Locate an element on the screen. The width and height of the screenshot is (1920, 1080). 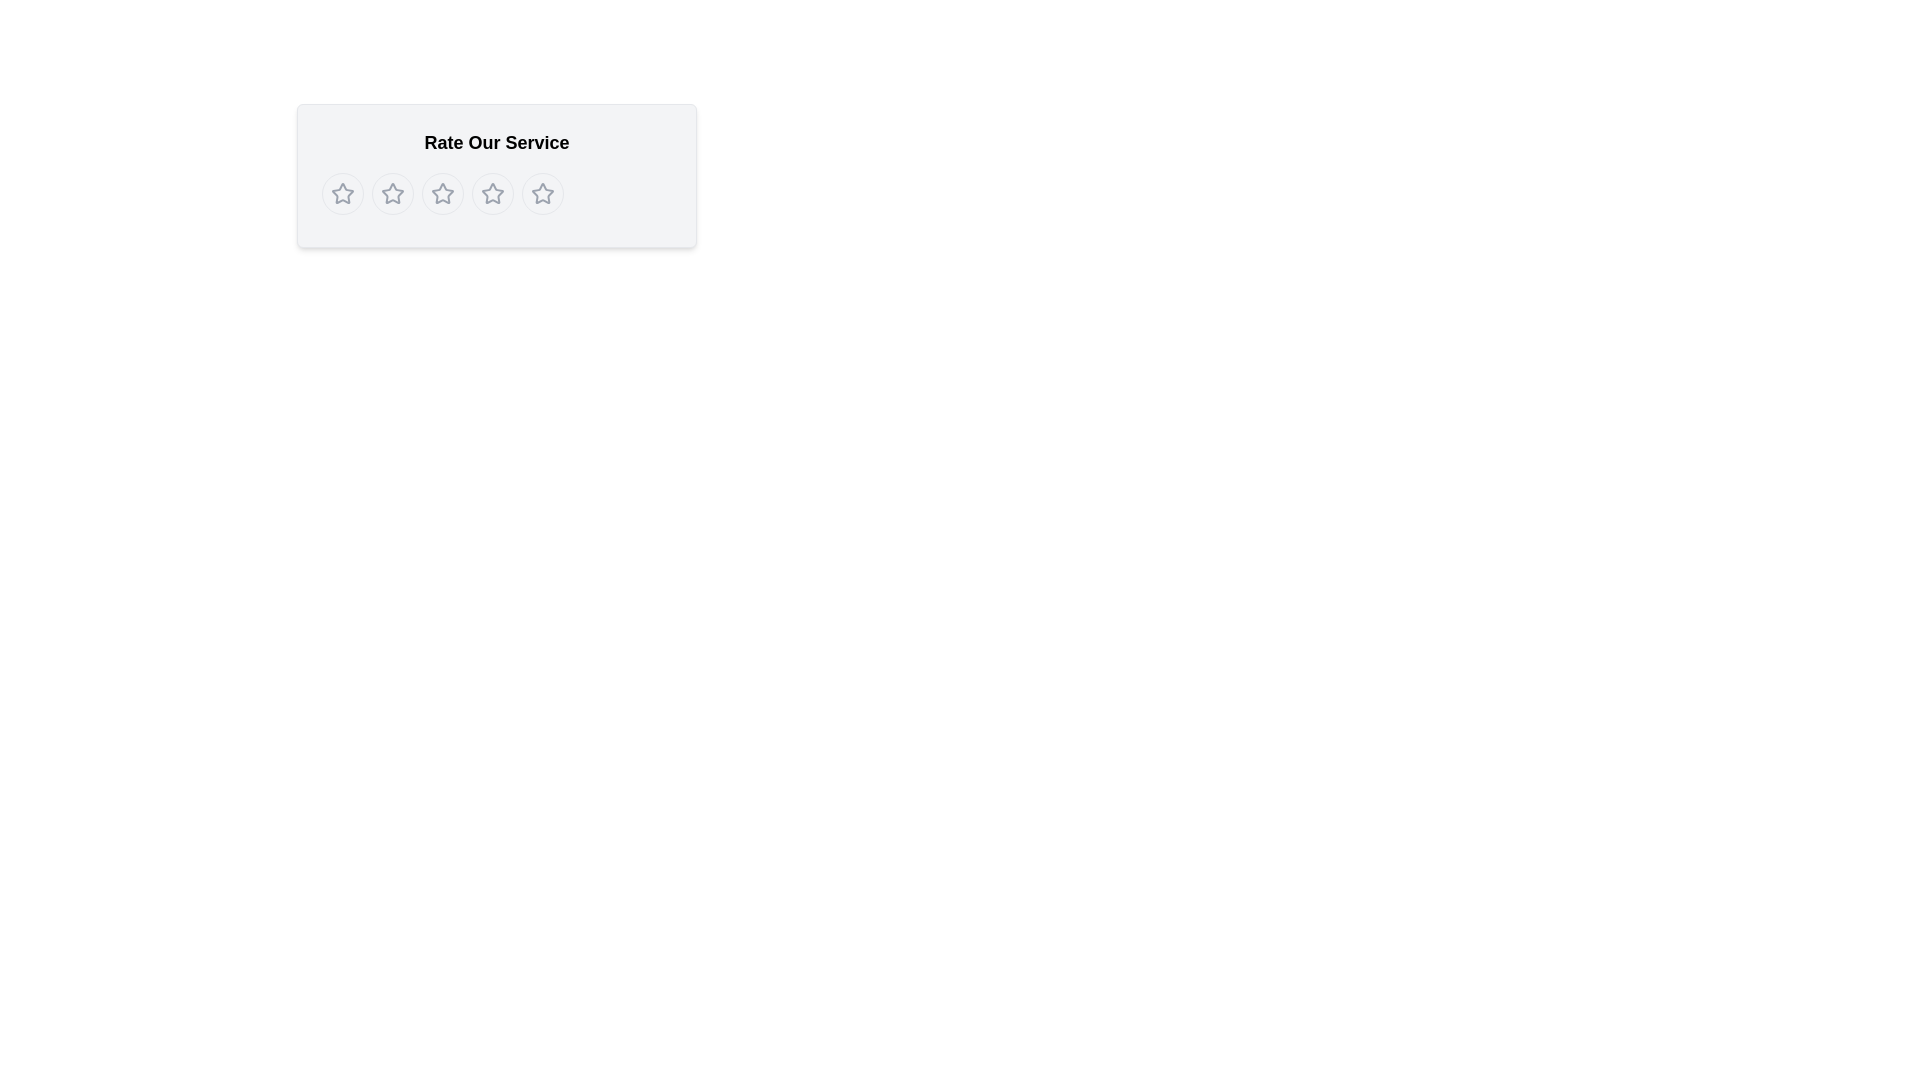
the second rounded button with a star icon, positioned under the 'Rate Our Service' header is located at coordinates (393, 193).